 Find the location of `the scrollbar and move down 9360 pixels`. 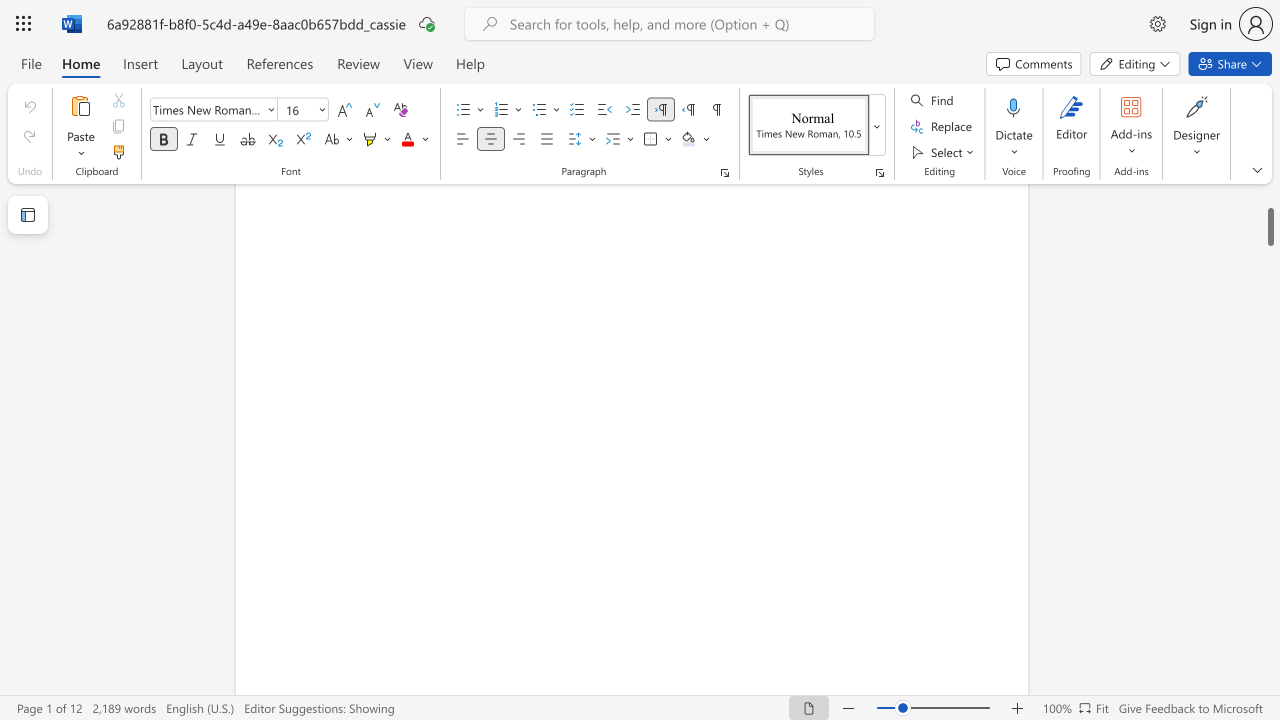

the scrollbar and move down 9360 pixels is located at coordinates (1269, 213).